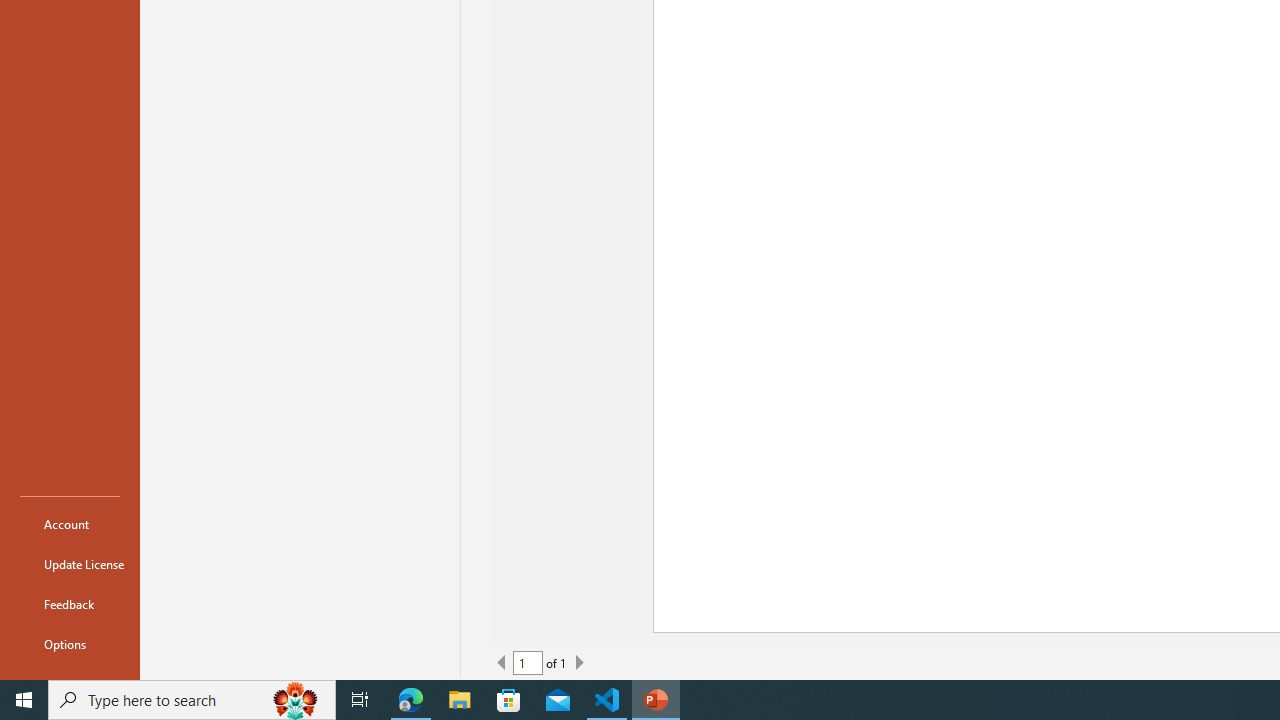 The height and width of the screenshot is (720, 1280). Describe the element at coordinates (69, 523) in the screenshot. I see `'Account'` at that location.